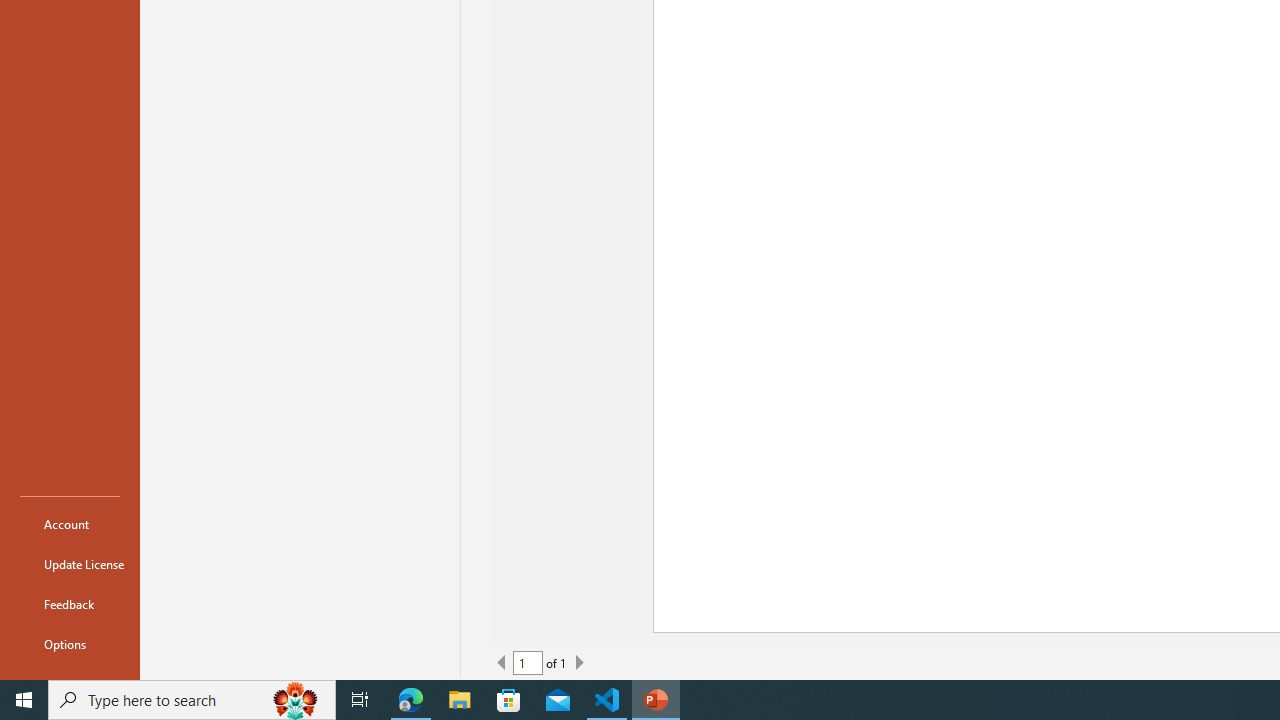 The height and width of the screenshot is (720, 1280). Describe the element at coordinates (69, 523) in the screenshot. I see `'Account'` at that location.